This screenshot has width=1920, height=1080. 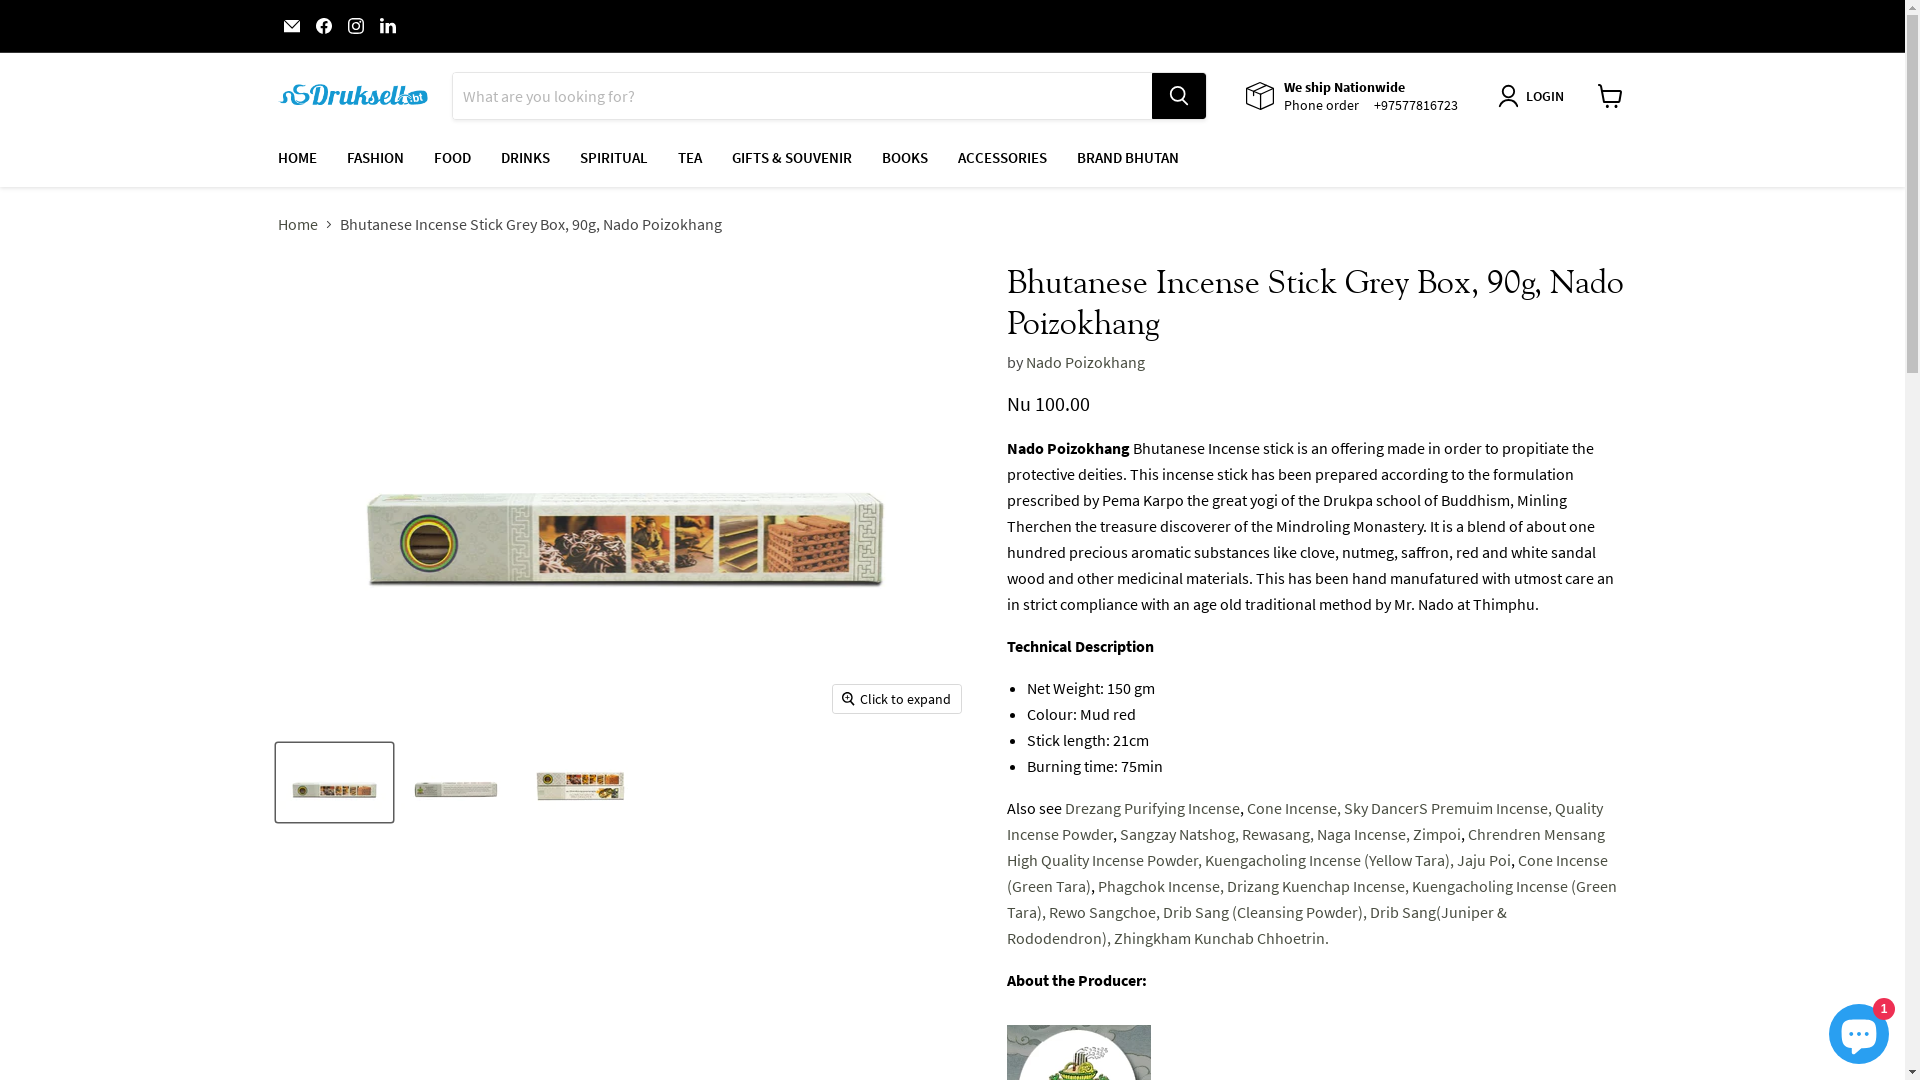 I want to click on 'Chrendren Mensang High Quality Incense Powder,', so click(x=1305, y=847).